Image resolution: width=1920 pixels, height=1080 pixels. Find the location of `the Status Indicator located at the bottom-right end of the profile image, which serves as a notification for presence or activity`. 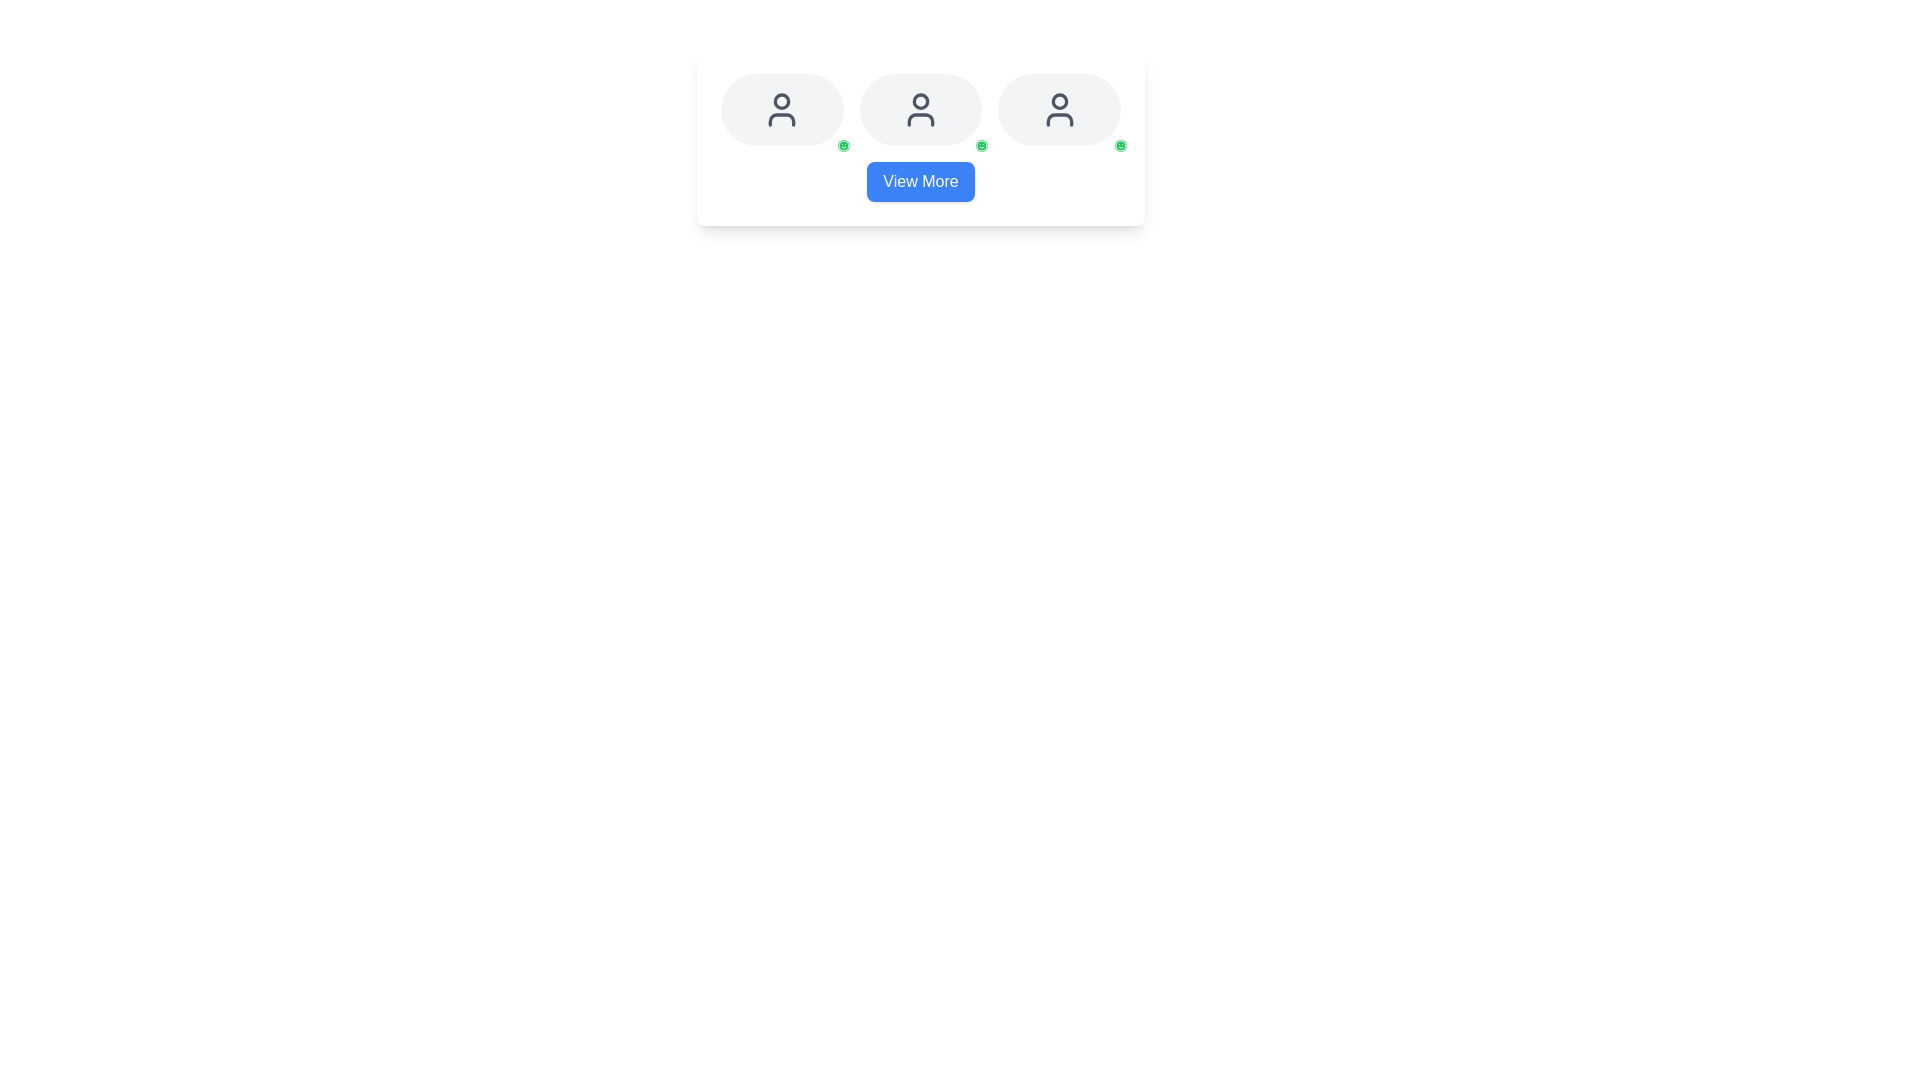

the Status Indicator located at the bottom-right end of the profile image, which serves as a notification for presence or activity is located at coordinates (982, 145).